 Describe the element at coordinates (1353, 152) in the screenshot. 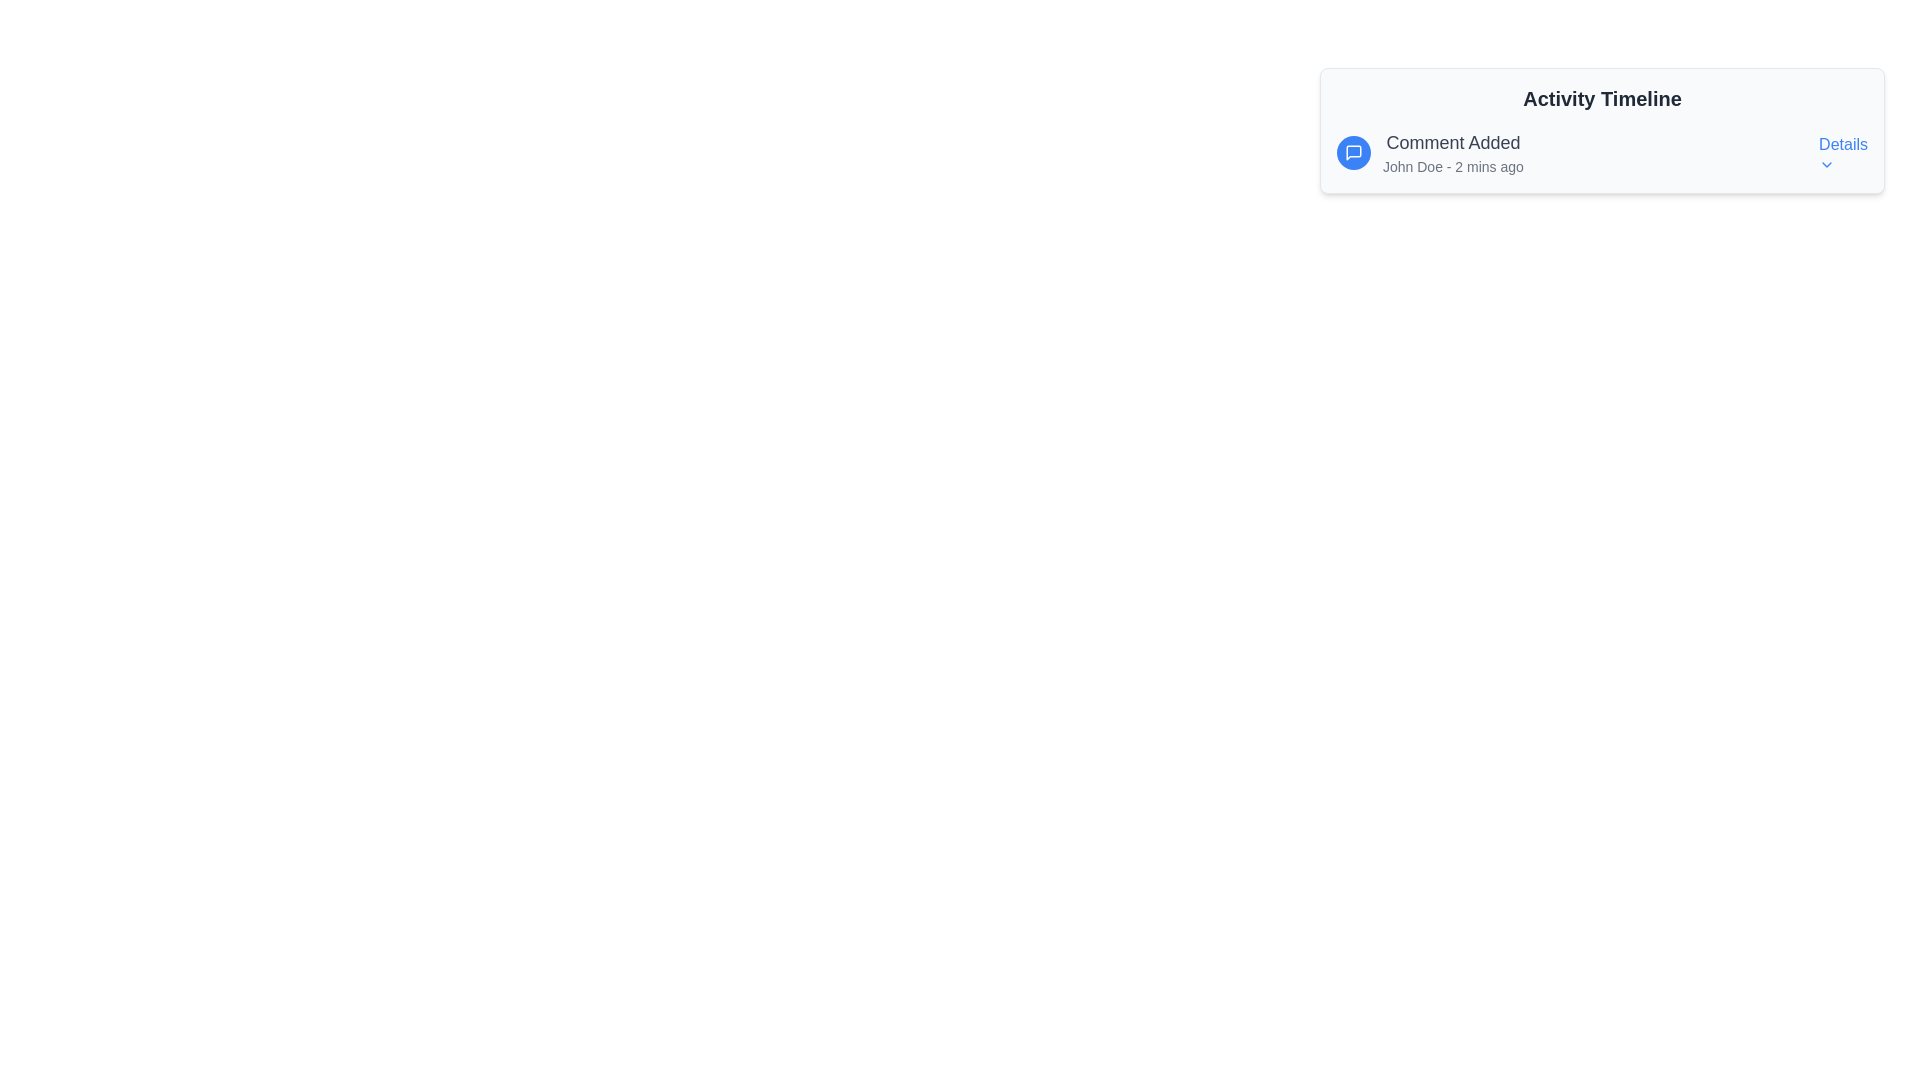

I see `the message/comment icon located inside the notification box titled 'Activity Timeline', which is to the left of the 'Comment Added' text` at that location.